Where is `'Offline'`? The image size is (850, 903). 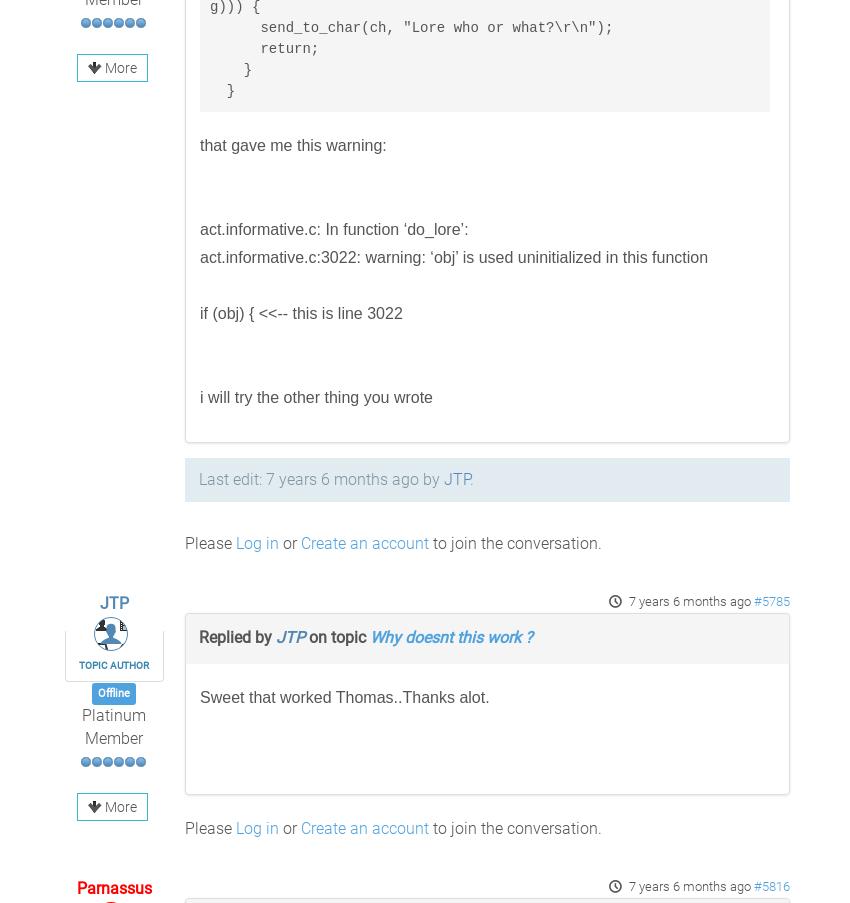
'Offline' is located at coordinates (112, 692).